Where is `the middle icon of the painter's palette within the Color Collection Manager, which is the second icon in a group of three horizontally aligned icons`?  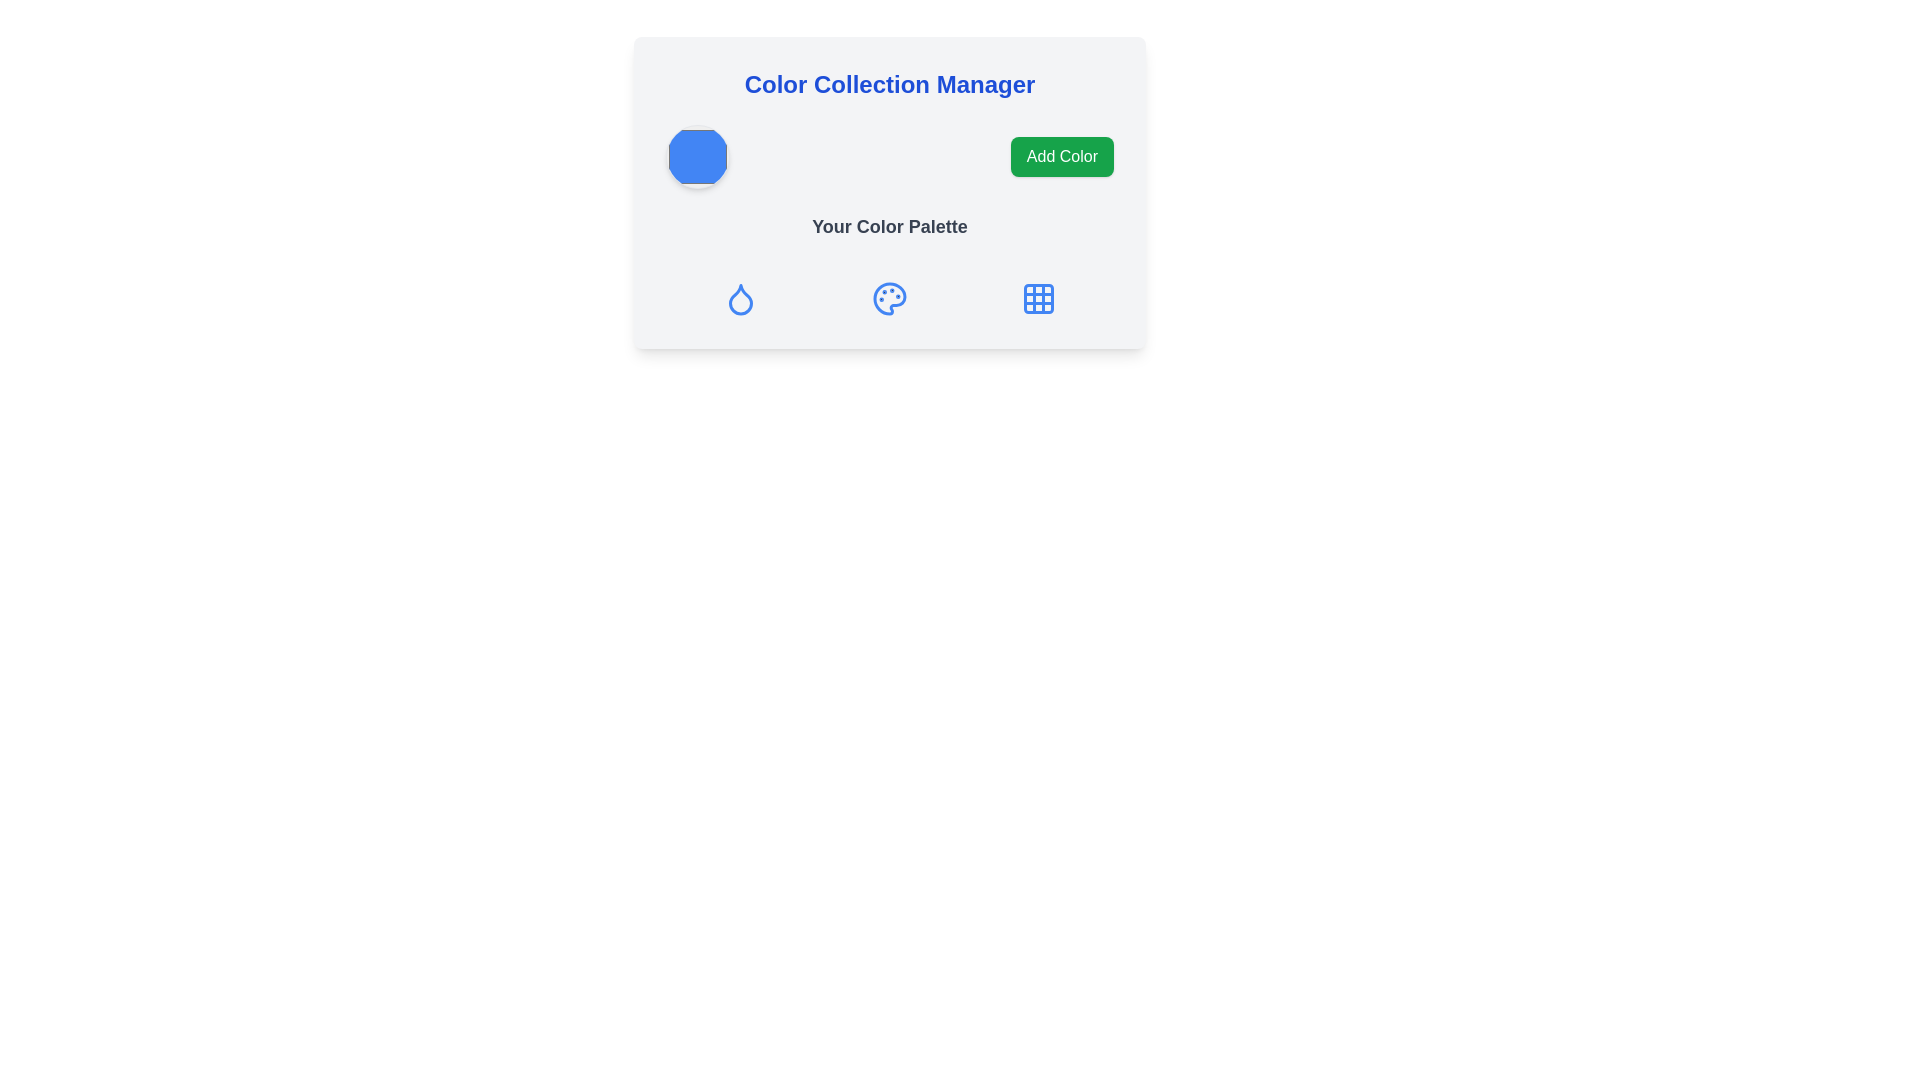 the middle icon of the painter's palette within the Color Collection Manager, which is the second icon in a group of three horizontally aligned icons is located at coordinates (888, 299).